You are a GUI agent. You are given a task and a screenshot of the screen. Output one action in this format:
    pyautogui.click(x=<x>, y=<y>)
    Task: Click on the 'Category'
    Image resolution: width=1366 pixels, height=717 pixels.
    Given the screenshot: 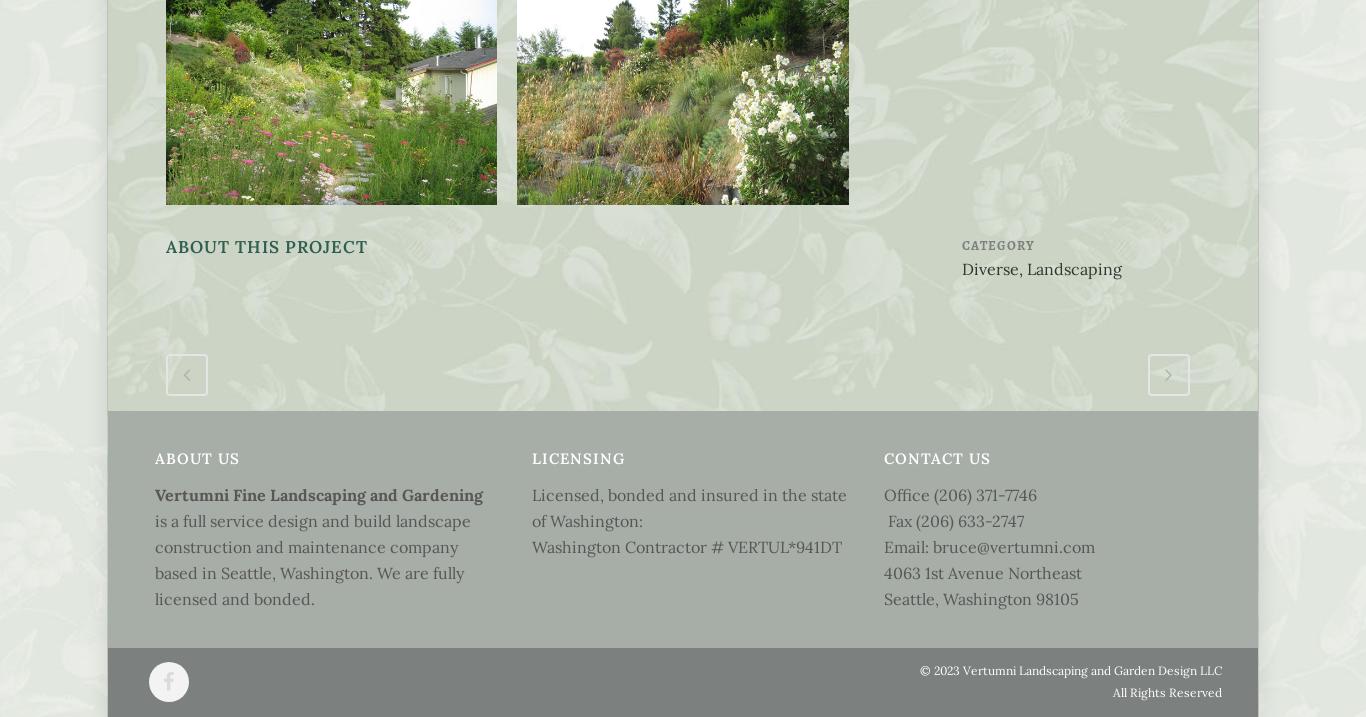 What is the action you would take?
    pyautogui.click(x=997, y=244)
    